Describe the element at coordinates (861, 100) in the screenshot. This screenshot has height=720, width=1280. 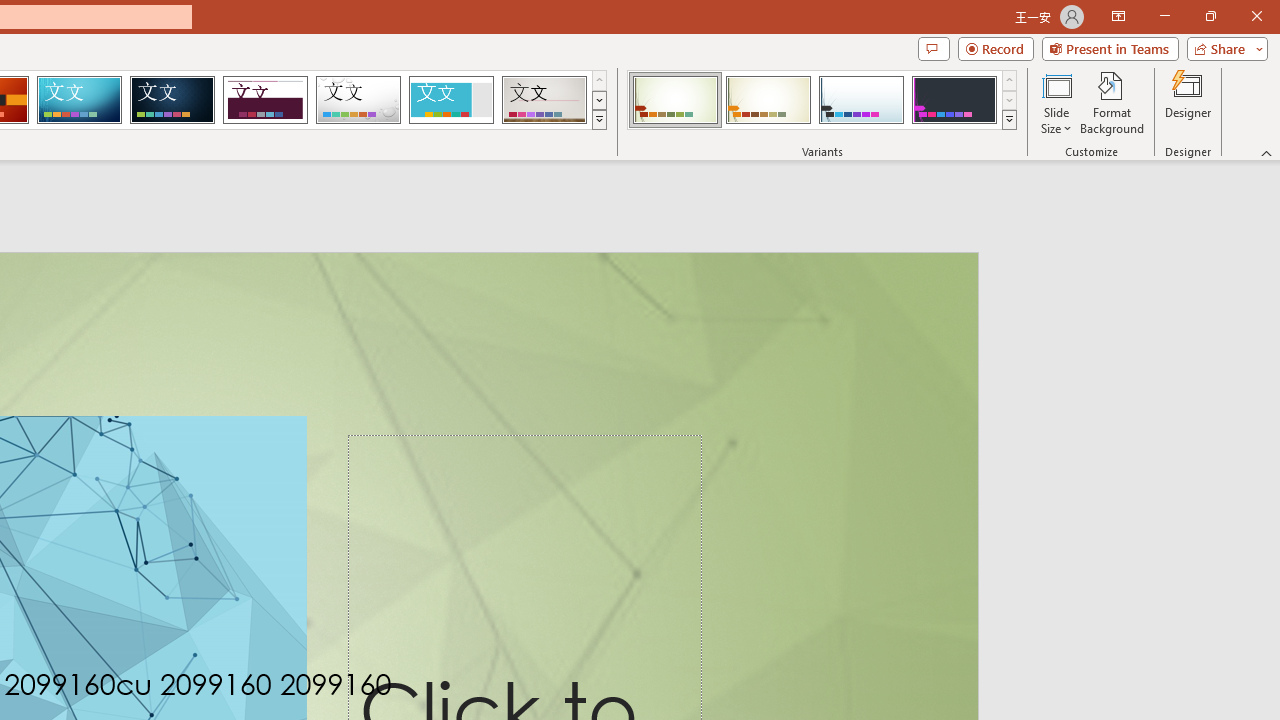
I see `'Wisp Variant 3'` at that location.